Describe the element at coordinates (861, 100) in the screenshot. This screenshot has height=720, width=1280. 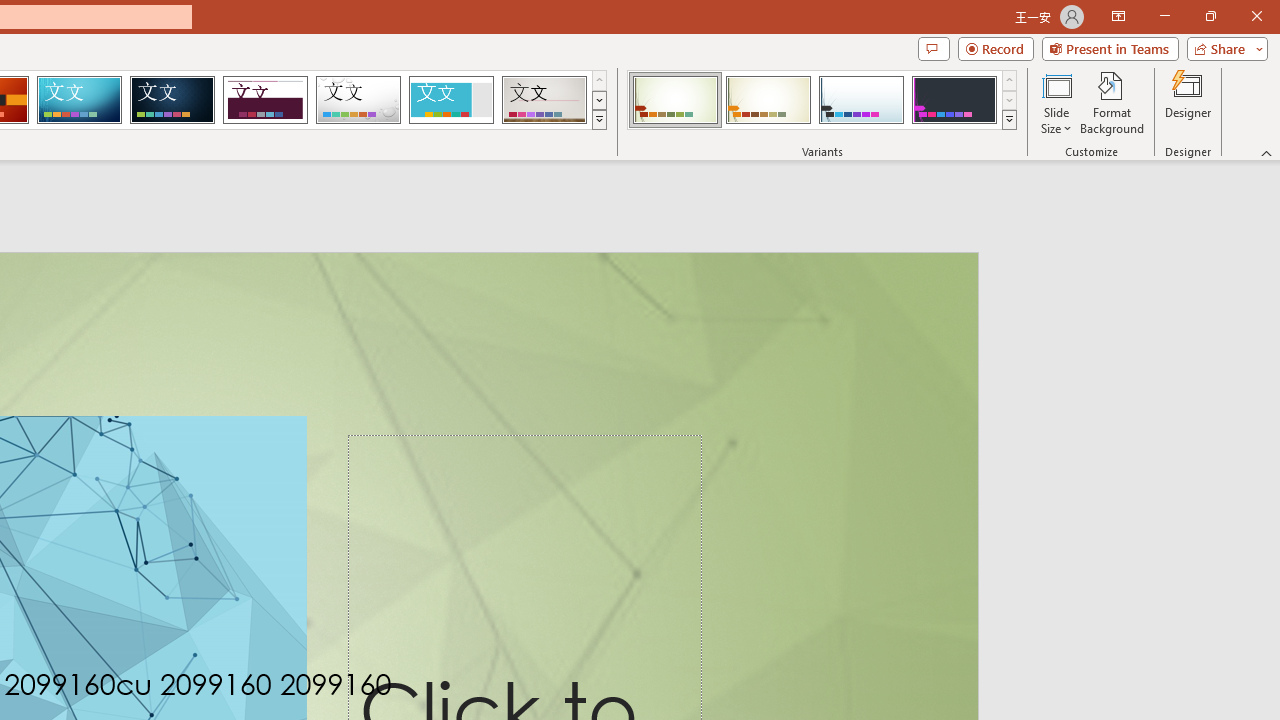
I see `'Wisp Variant 3'` at that location.